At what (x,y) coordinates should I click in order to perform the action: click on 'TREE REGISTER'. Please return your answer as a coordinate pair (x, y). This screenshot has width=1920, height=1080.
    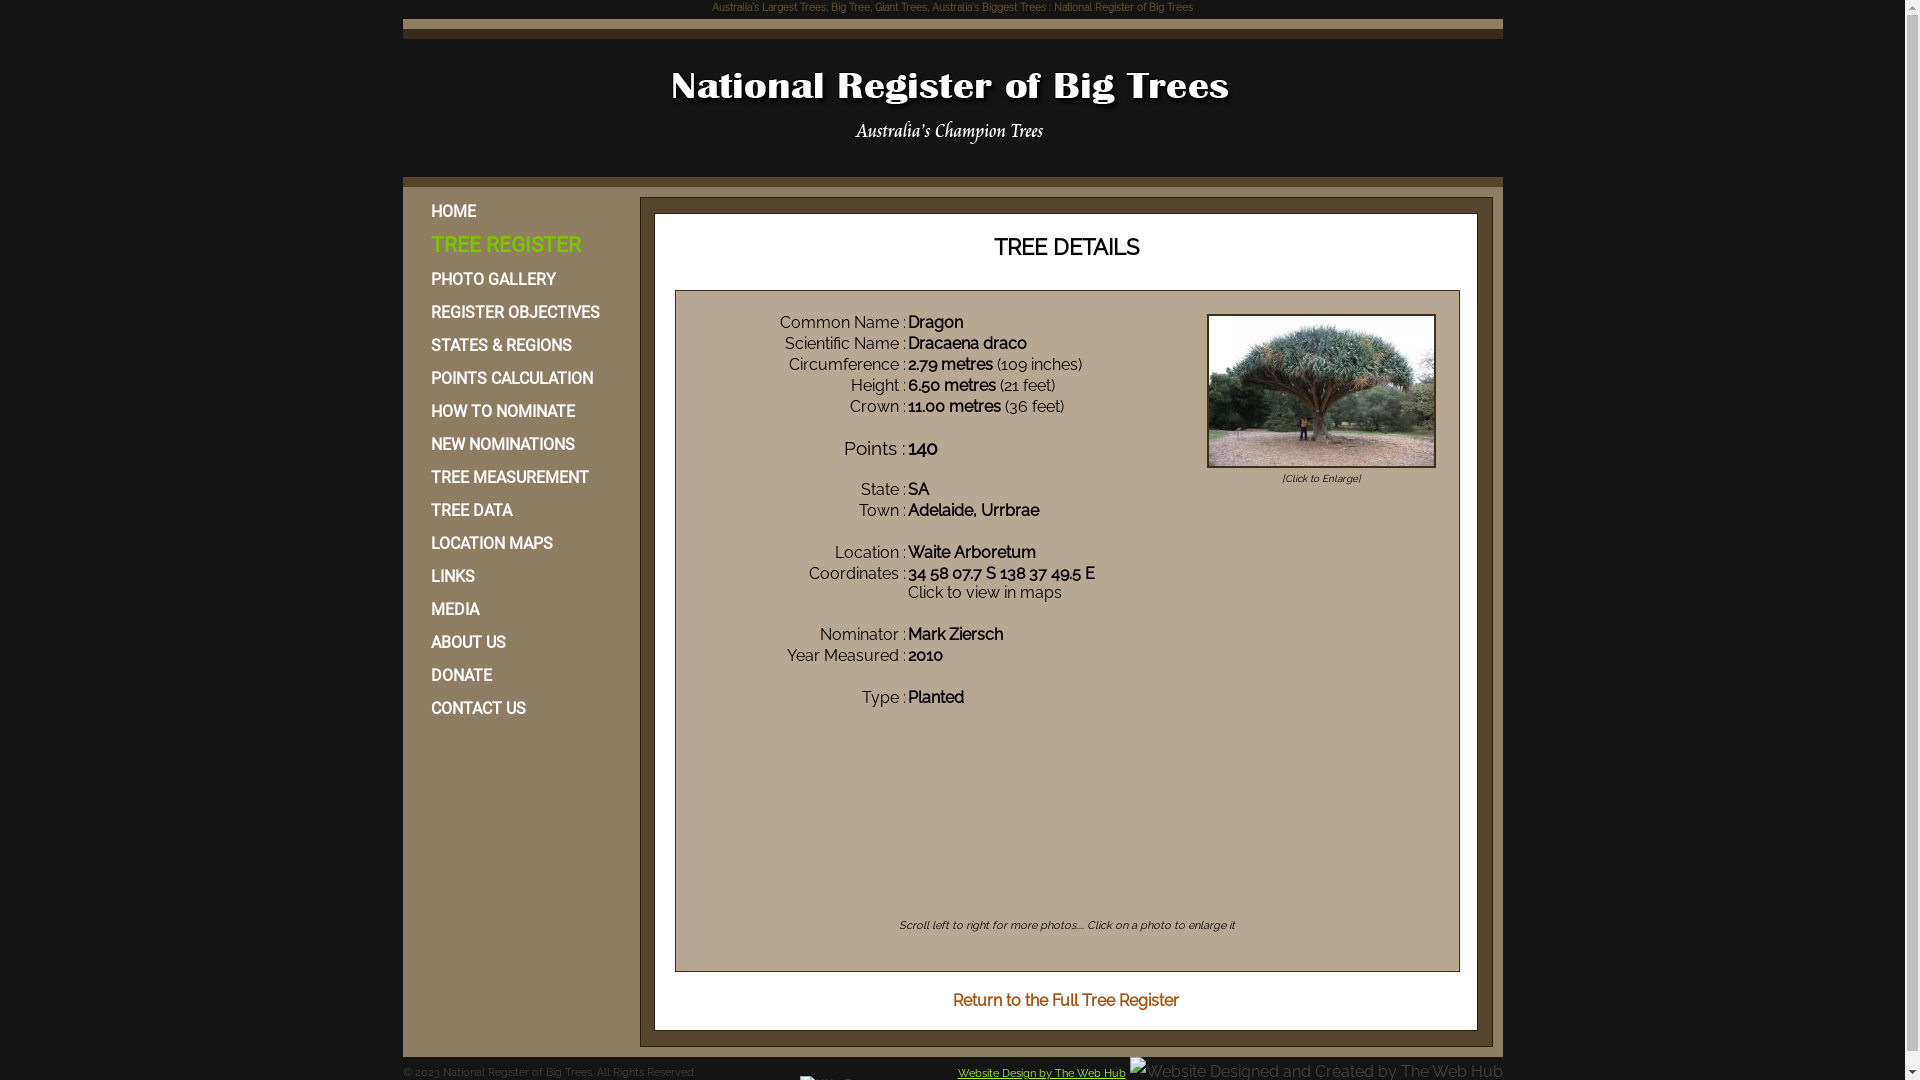
    Looking at the image, I should click on (411, 244).